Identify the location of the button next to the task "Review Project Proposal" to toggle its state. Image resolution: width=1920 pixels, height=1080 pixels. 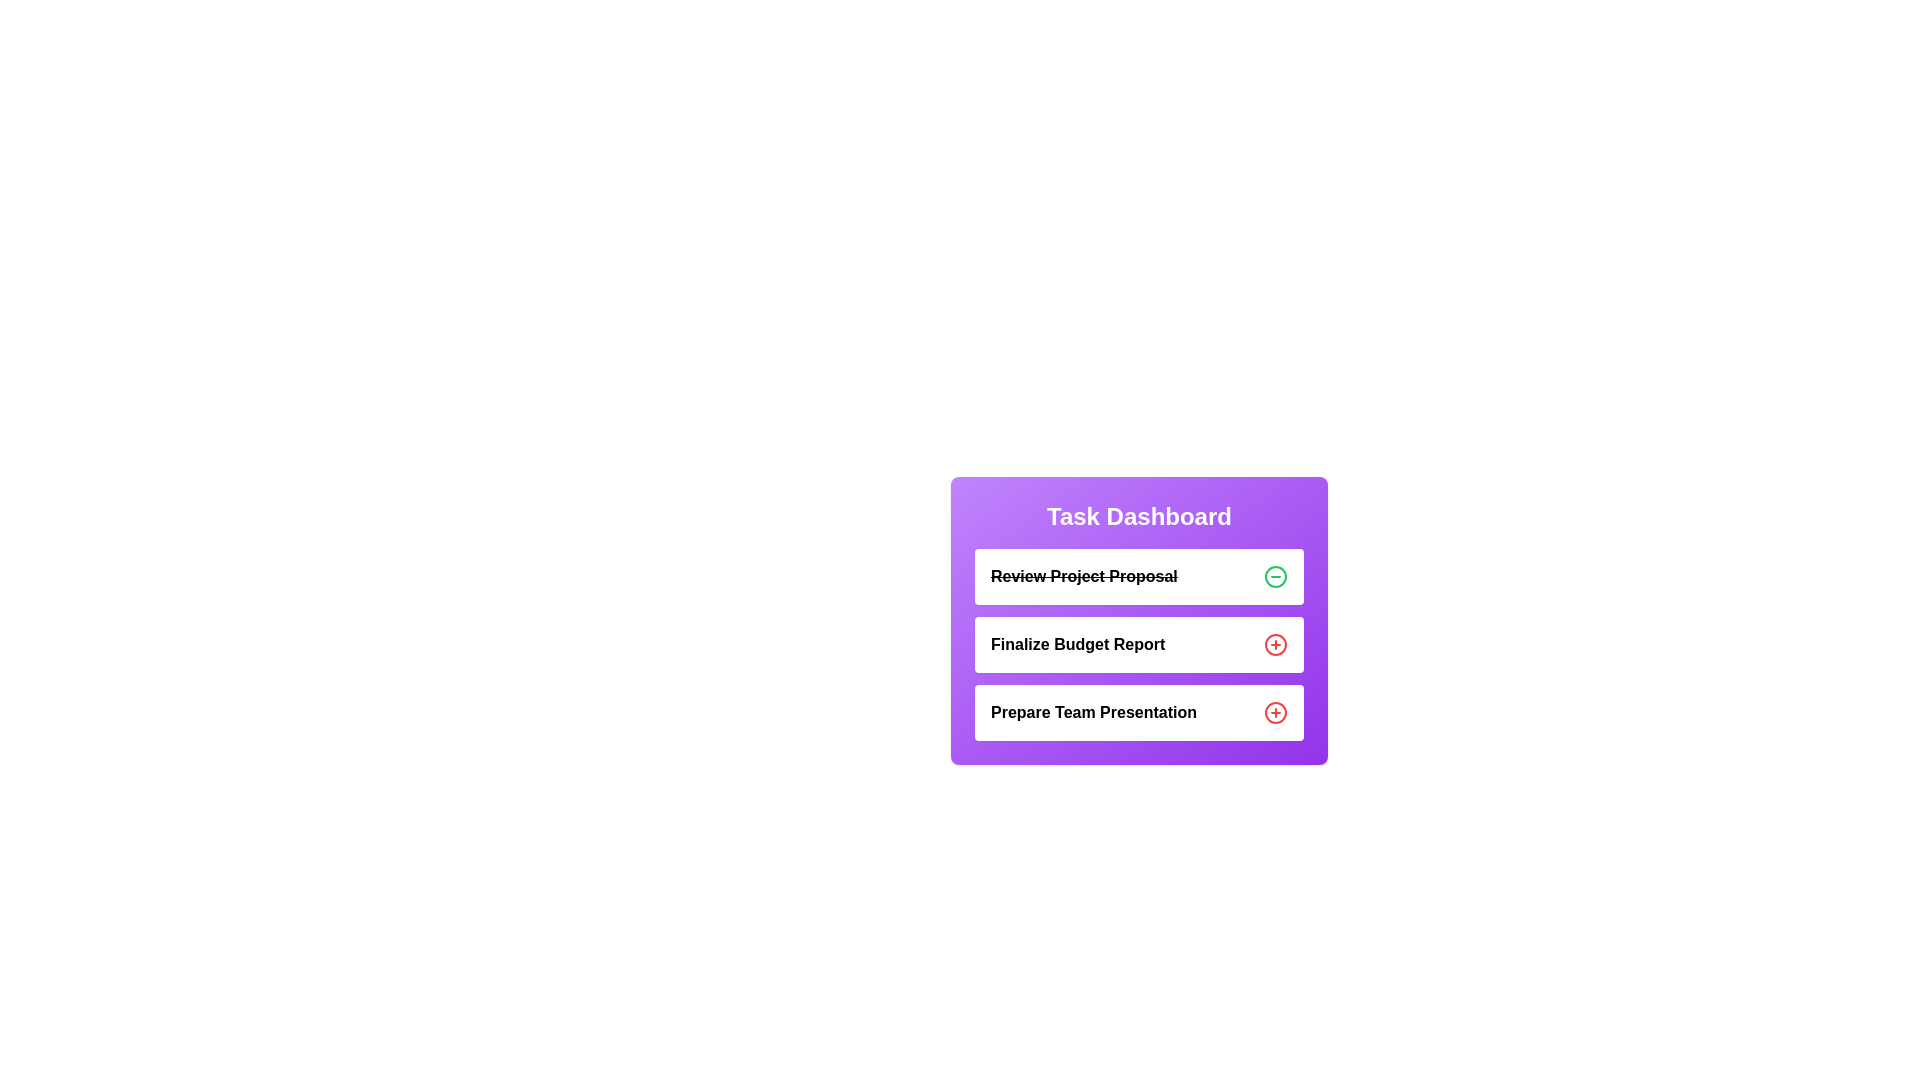
(1275, 577).